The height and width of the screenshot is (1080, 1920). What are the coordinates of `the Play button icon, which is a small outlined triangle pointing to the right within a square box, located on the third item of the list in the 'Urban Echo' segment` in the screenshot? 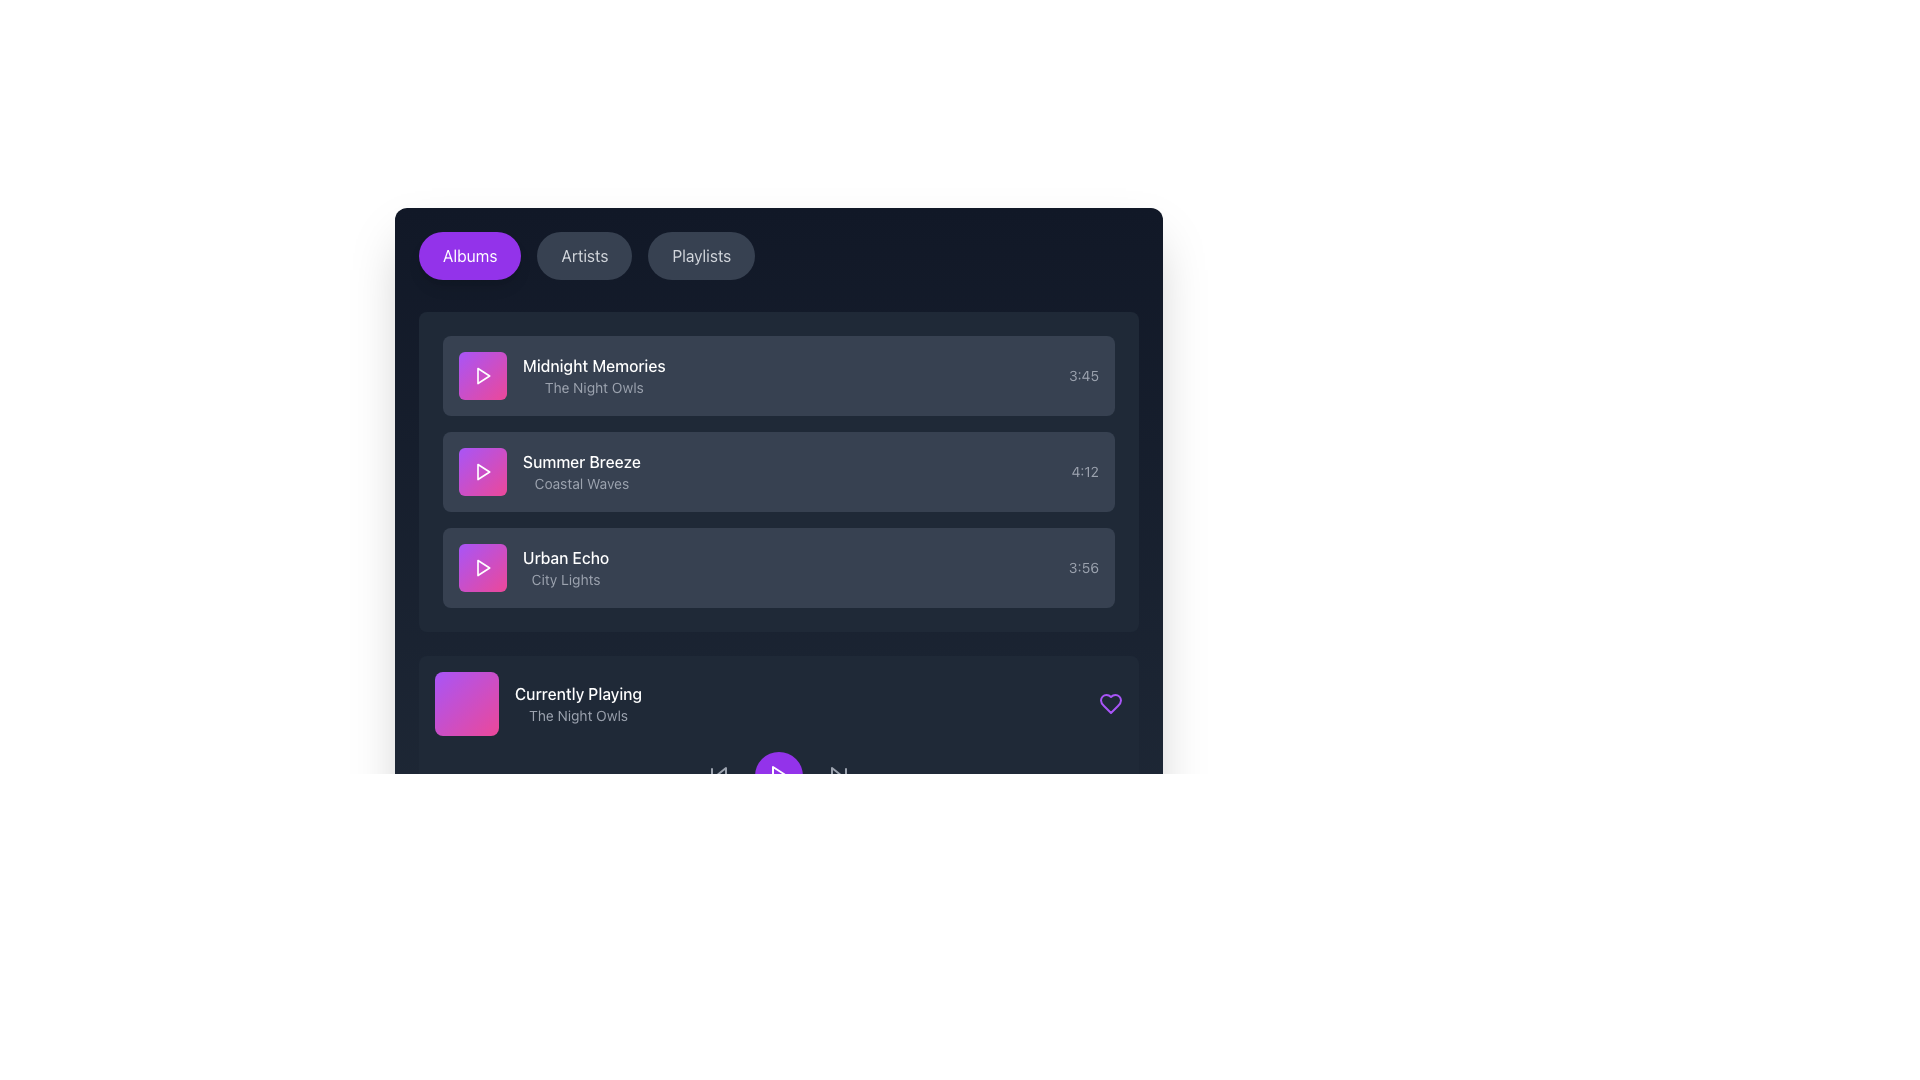 It's located at (483, 567).